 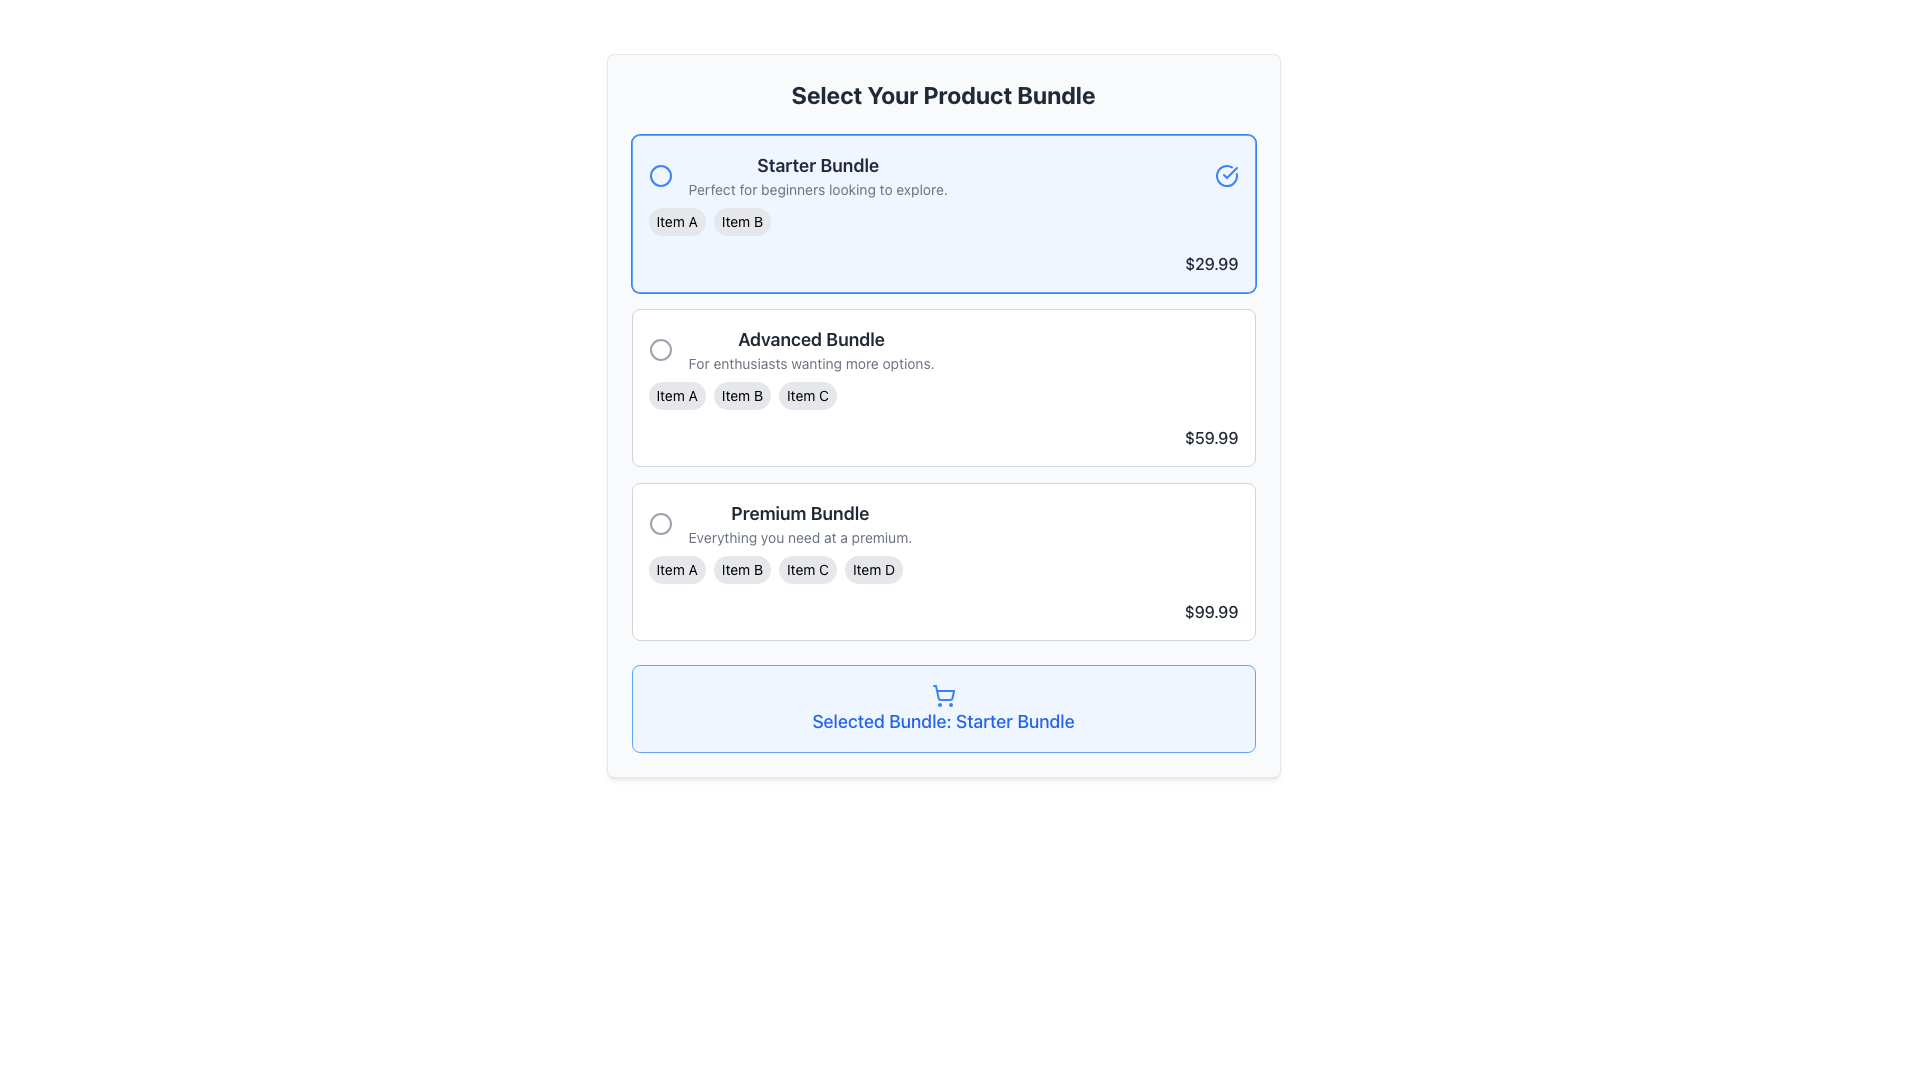 What do you see at coordinates (807, 396) in the screenshot?
I see `the label with the text 'Item C', which is a small, rounded rectangle with a light gray background, positioned below the 'Advanced Bundle' section and aligned with 'Item A' and 'Item B'` at bounding box center [807, 396].